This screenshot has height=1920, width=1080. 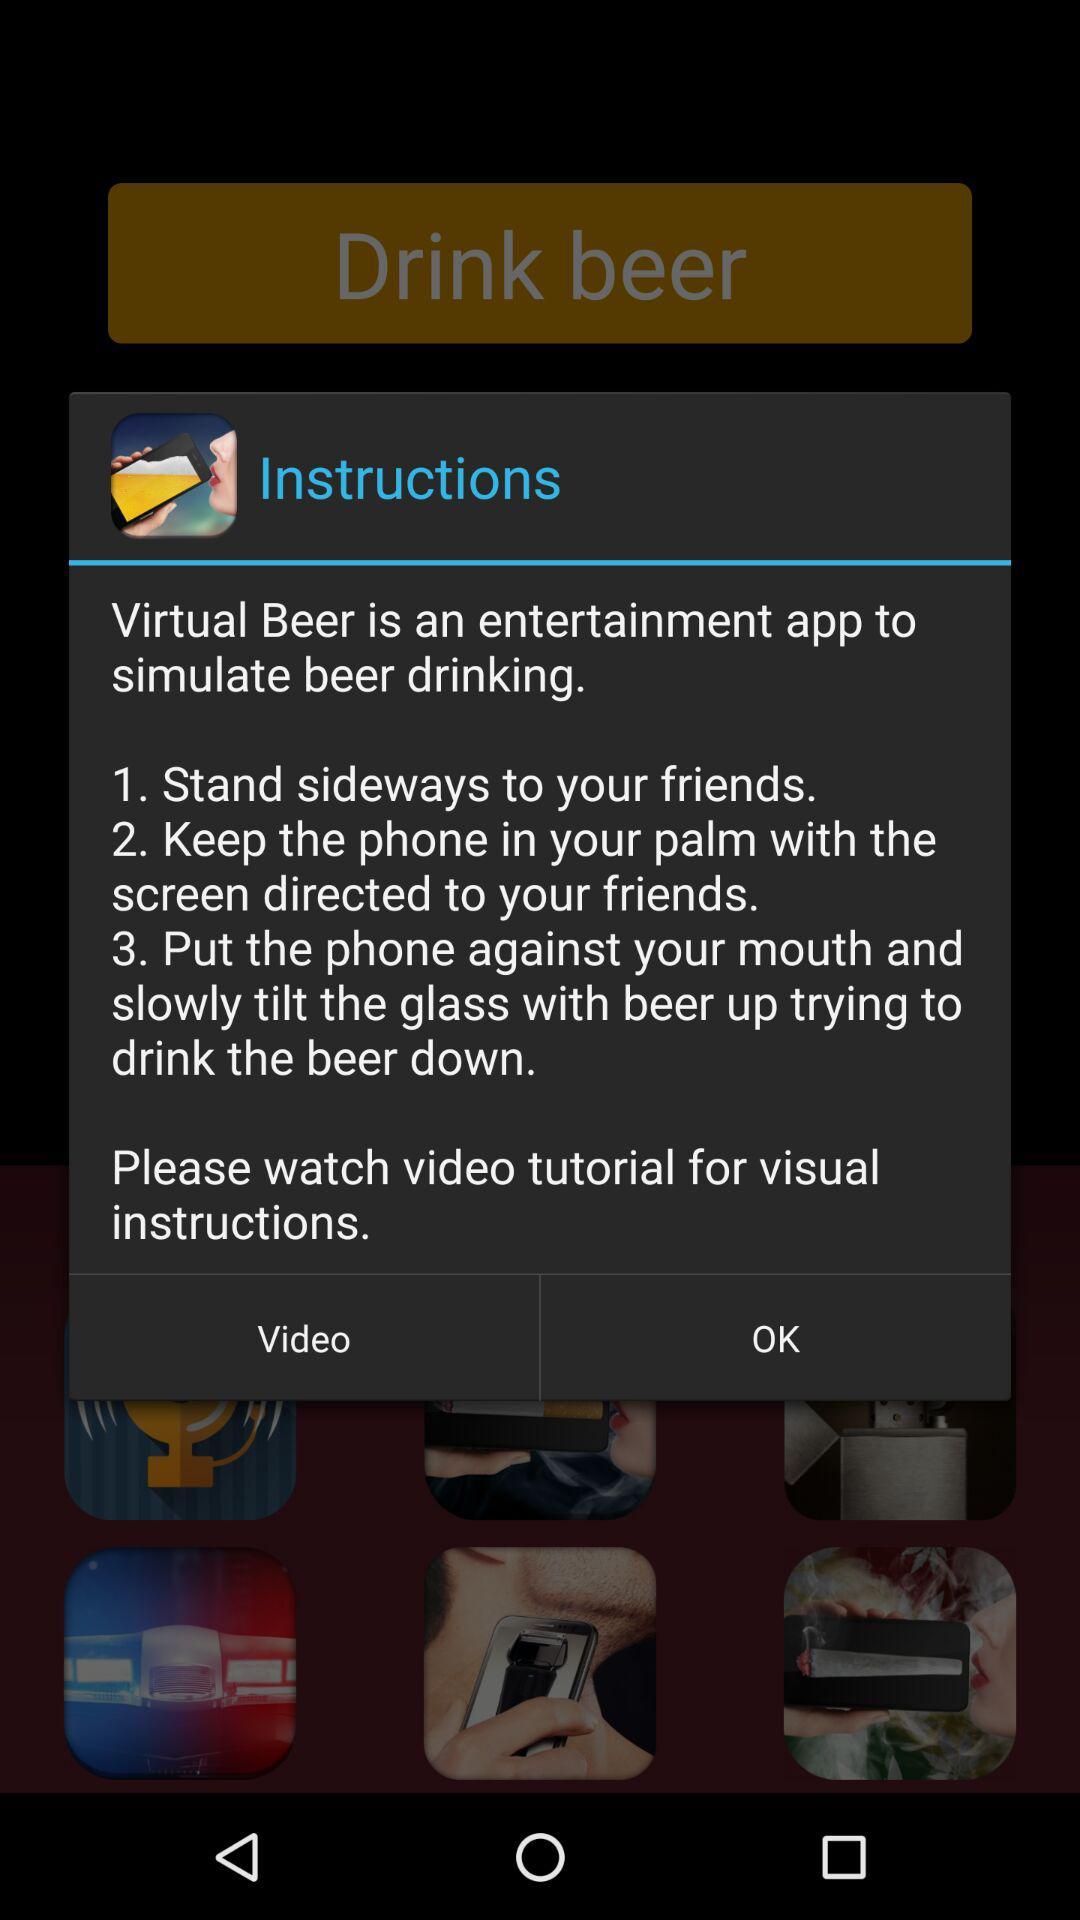 What do you see at coordinates (304, 1338) in the screenshot?
I see `button next to the ok` at bounding box center [304, 1338].